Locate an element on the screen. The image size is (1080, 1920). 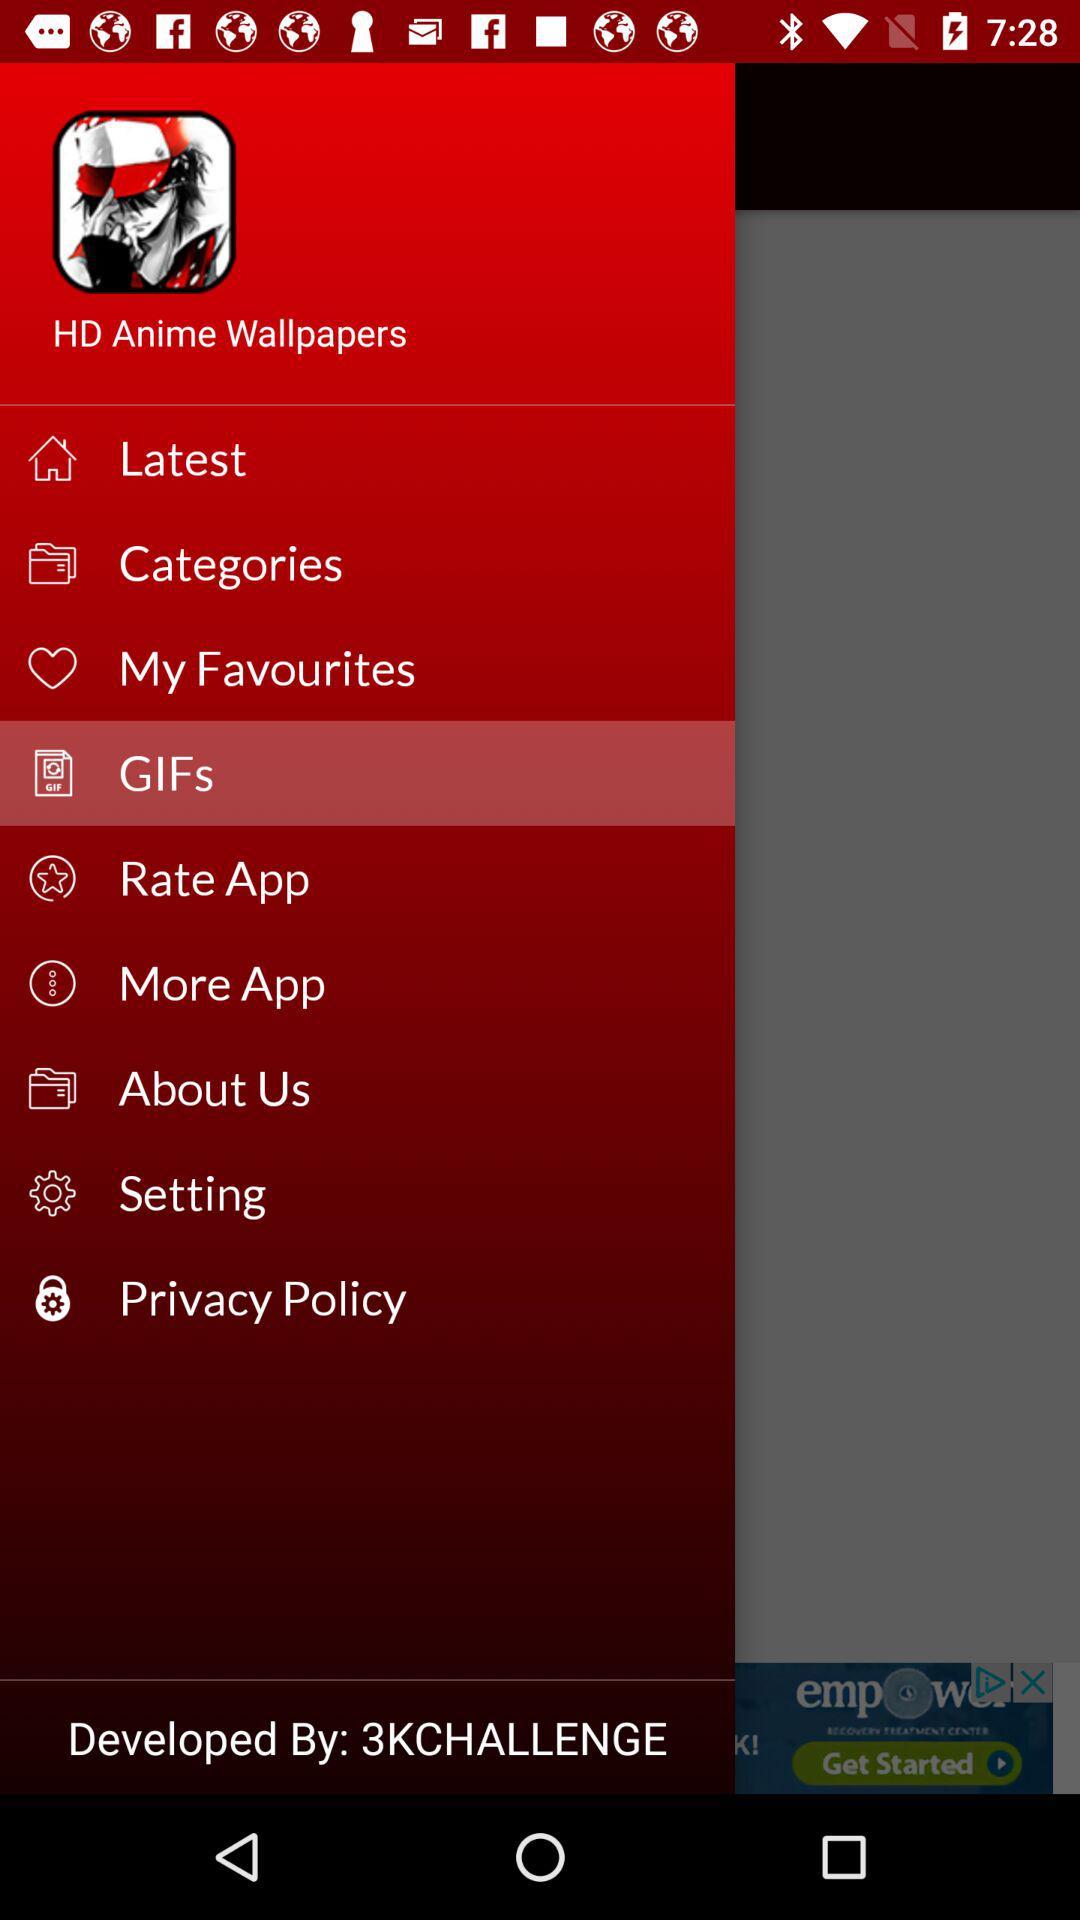
icon to the left of gif icon is located at coordinates (72, 135).